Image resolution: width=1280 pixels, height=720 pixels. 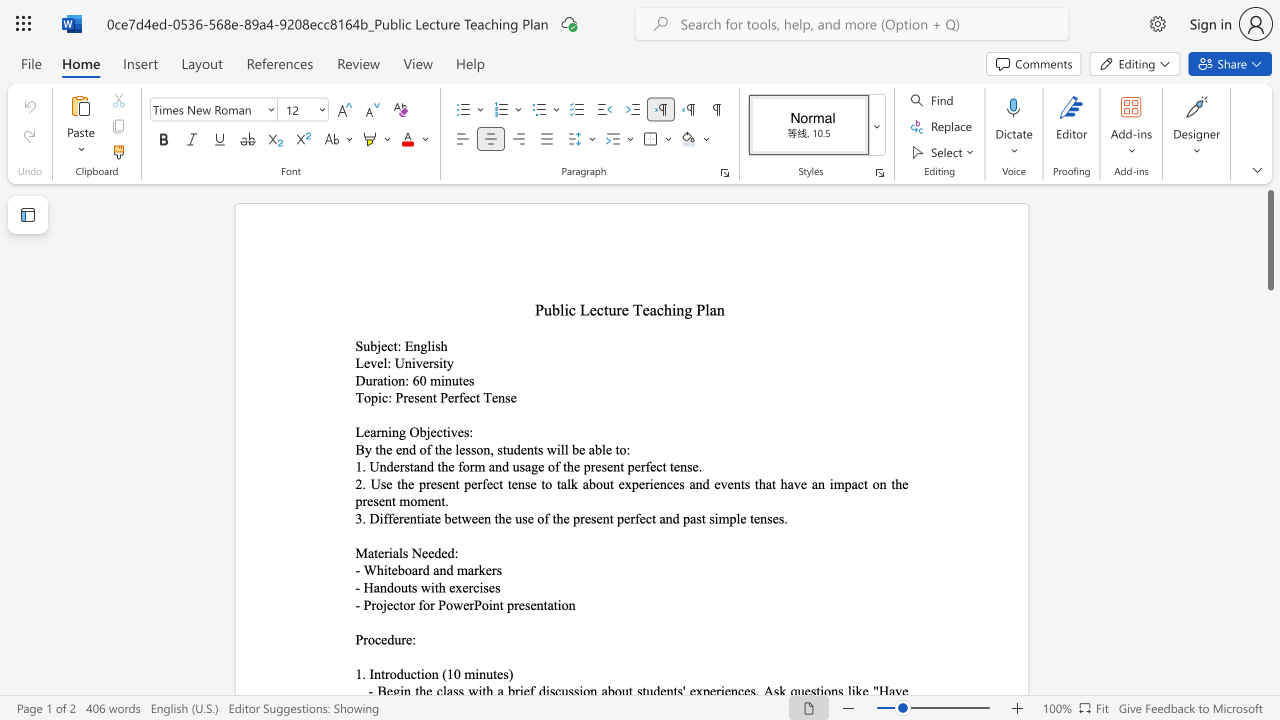 What do you see at coordinates (388, 397) in the screenshot?
I see `the subset text ": Present" within the text "Topic: Present Perfect Tense"` at bounding box center [388, 397].